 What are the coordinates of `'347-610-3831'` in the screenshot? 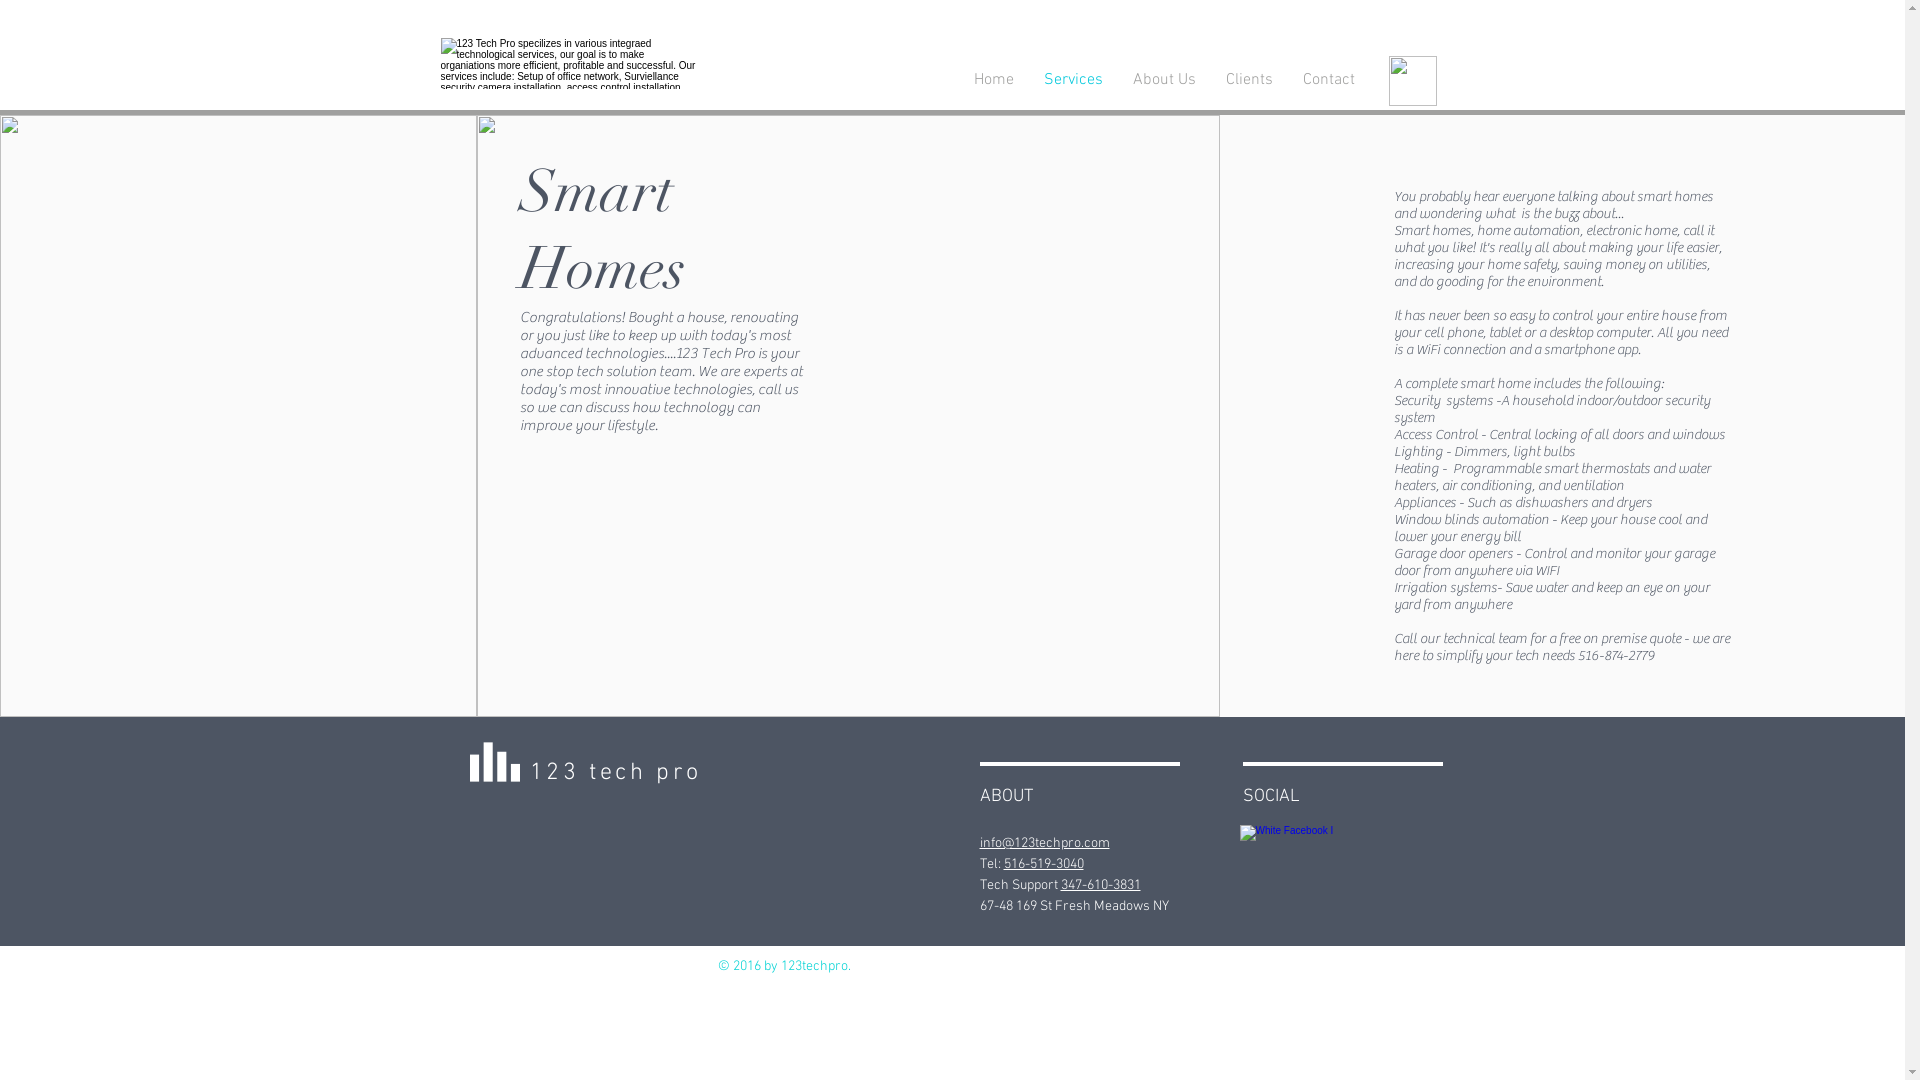 It's located at (1098, 884).